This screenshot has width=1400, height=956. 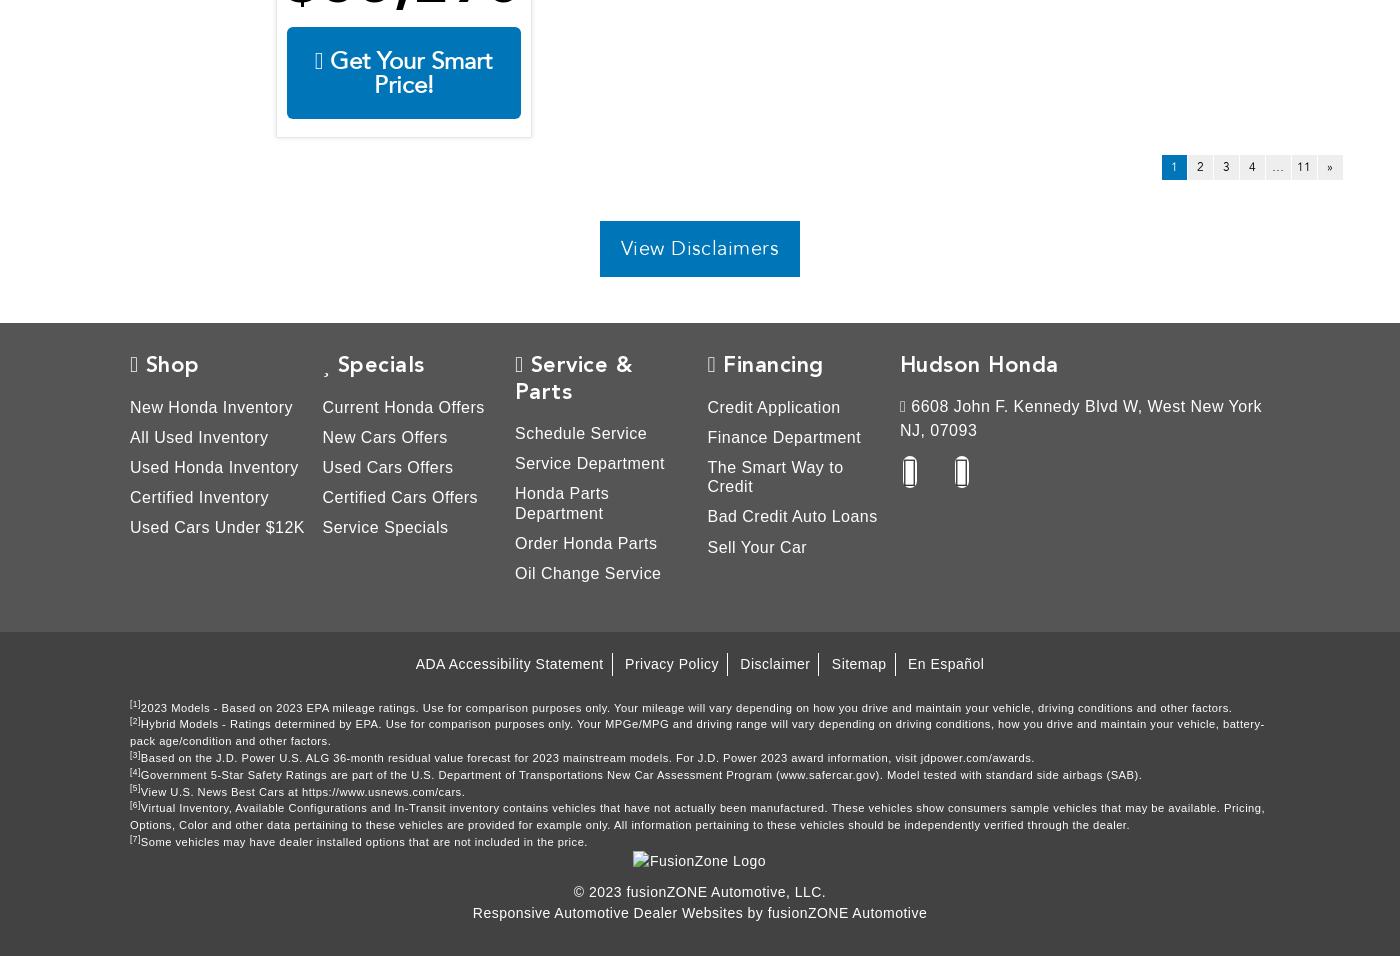 I want to click on 'Bad Credit Auto Loans', so click(x=790, y=515).